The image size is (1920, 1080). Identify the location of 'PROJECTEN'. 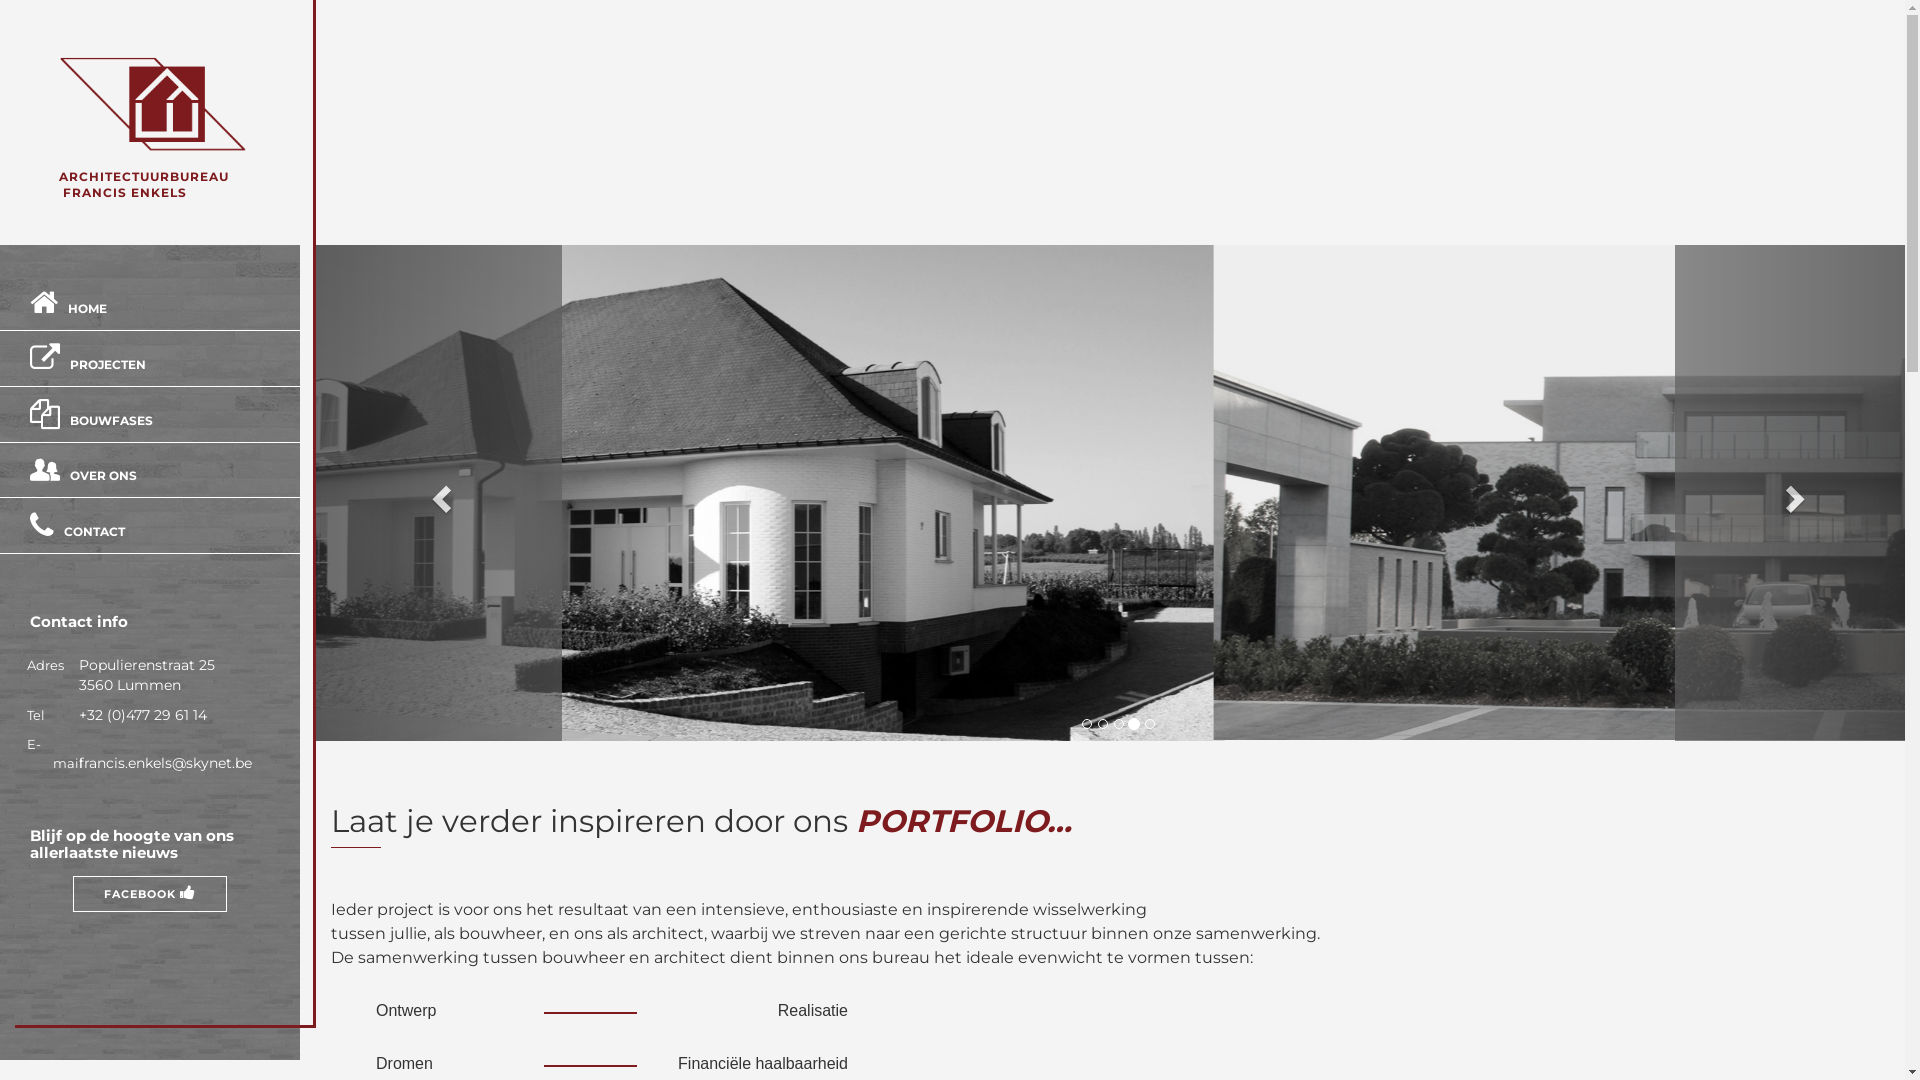
(70, 364).